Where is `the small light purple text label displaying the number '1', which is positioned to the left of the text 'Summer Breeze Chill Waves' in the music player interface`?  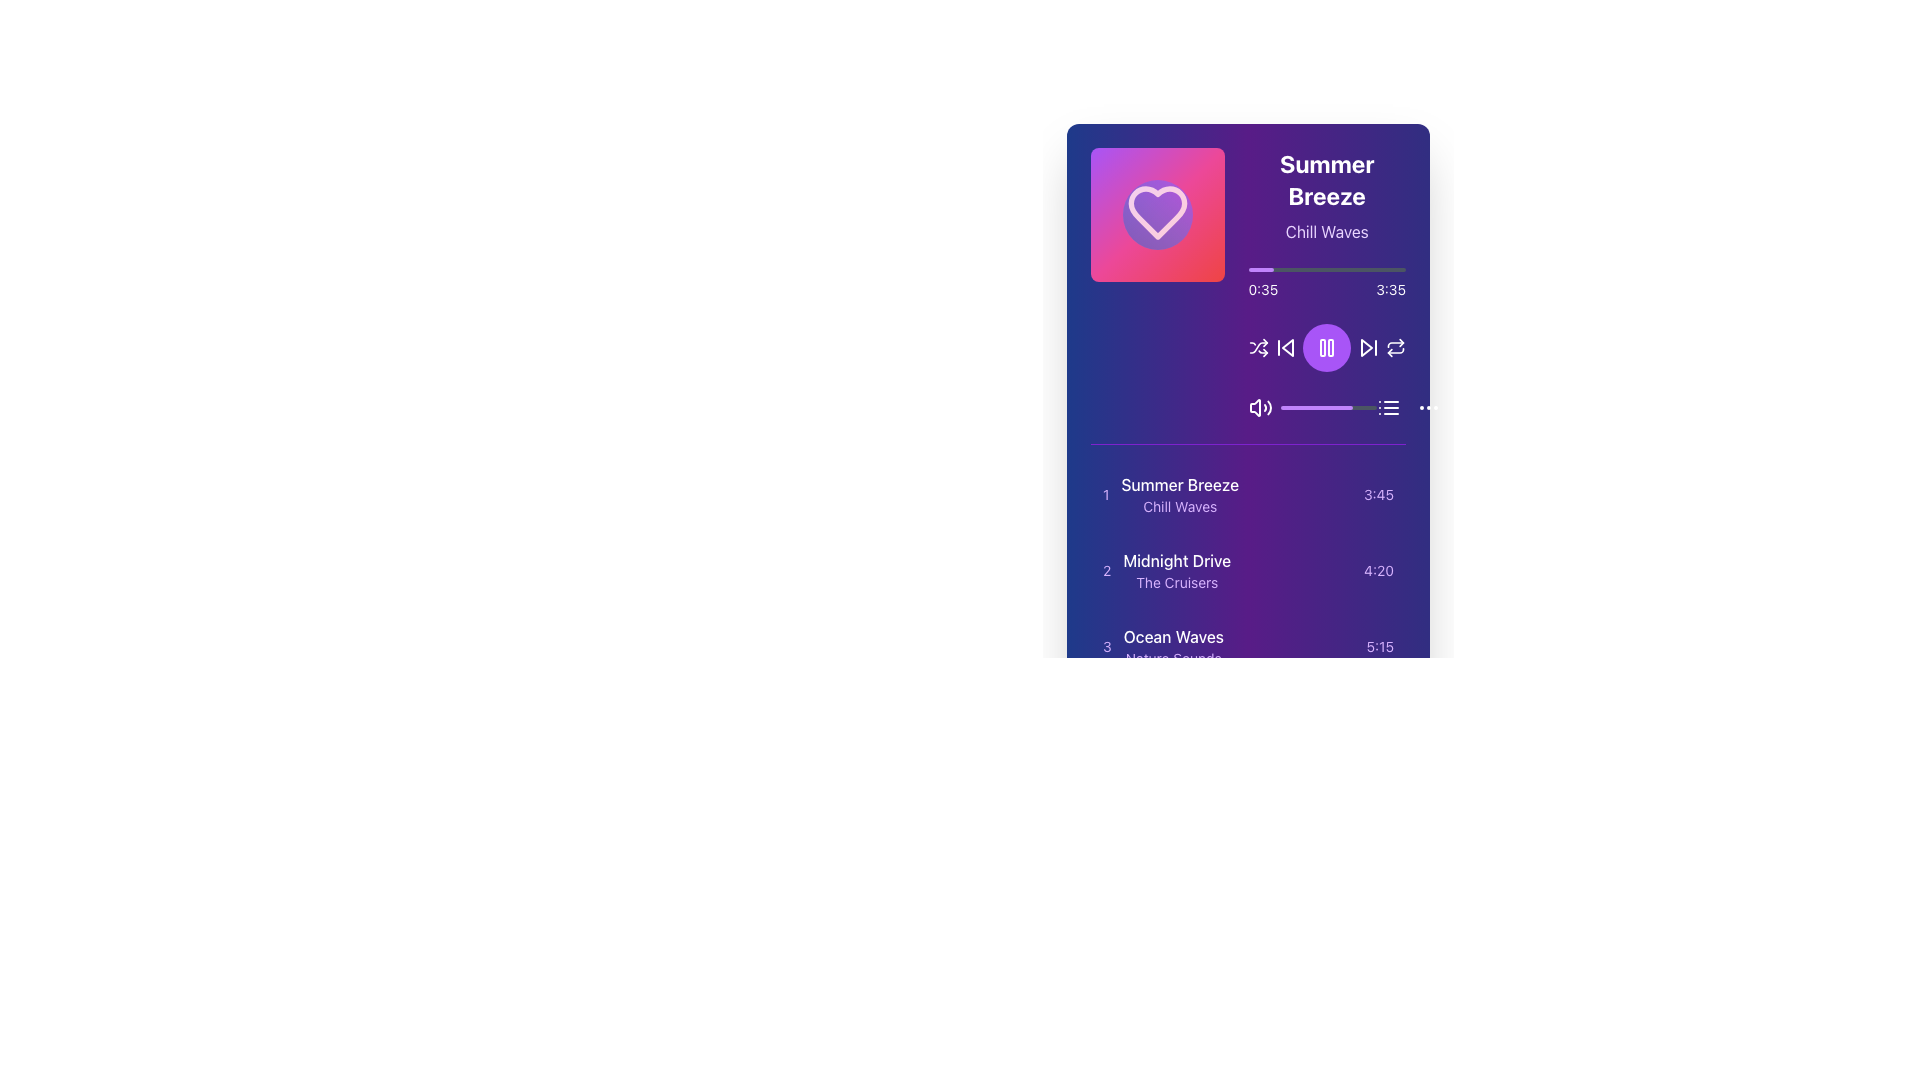 the small light purple text label displaying the number '1', which is positioned to the left of the text 'Summer Breeze Chill Waves' in the music player interface is located at coordinates (1105, 494).